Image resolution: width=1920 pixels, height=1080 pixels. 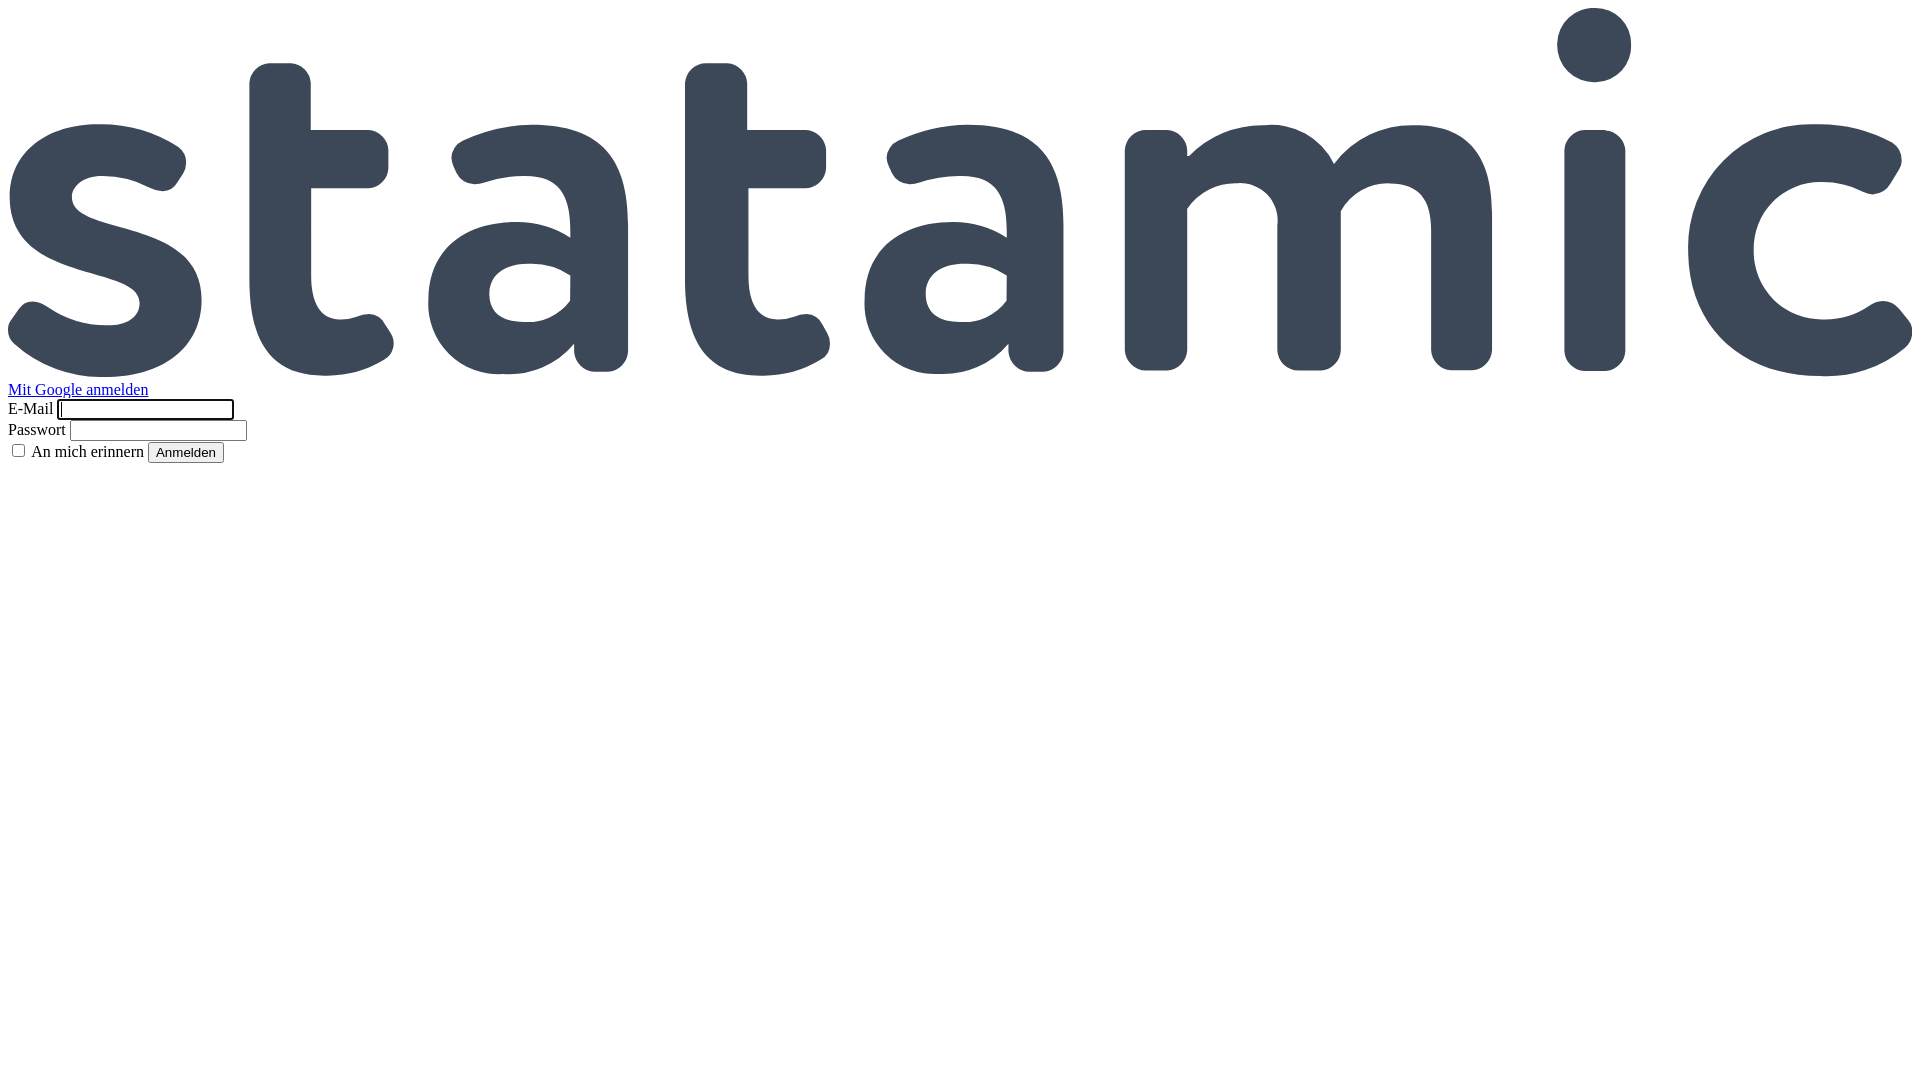 What do you see at coordinates (186, 452) in the screenshot?
I see `'Anmelden'` at bounding box center [186, 452].